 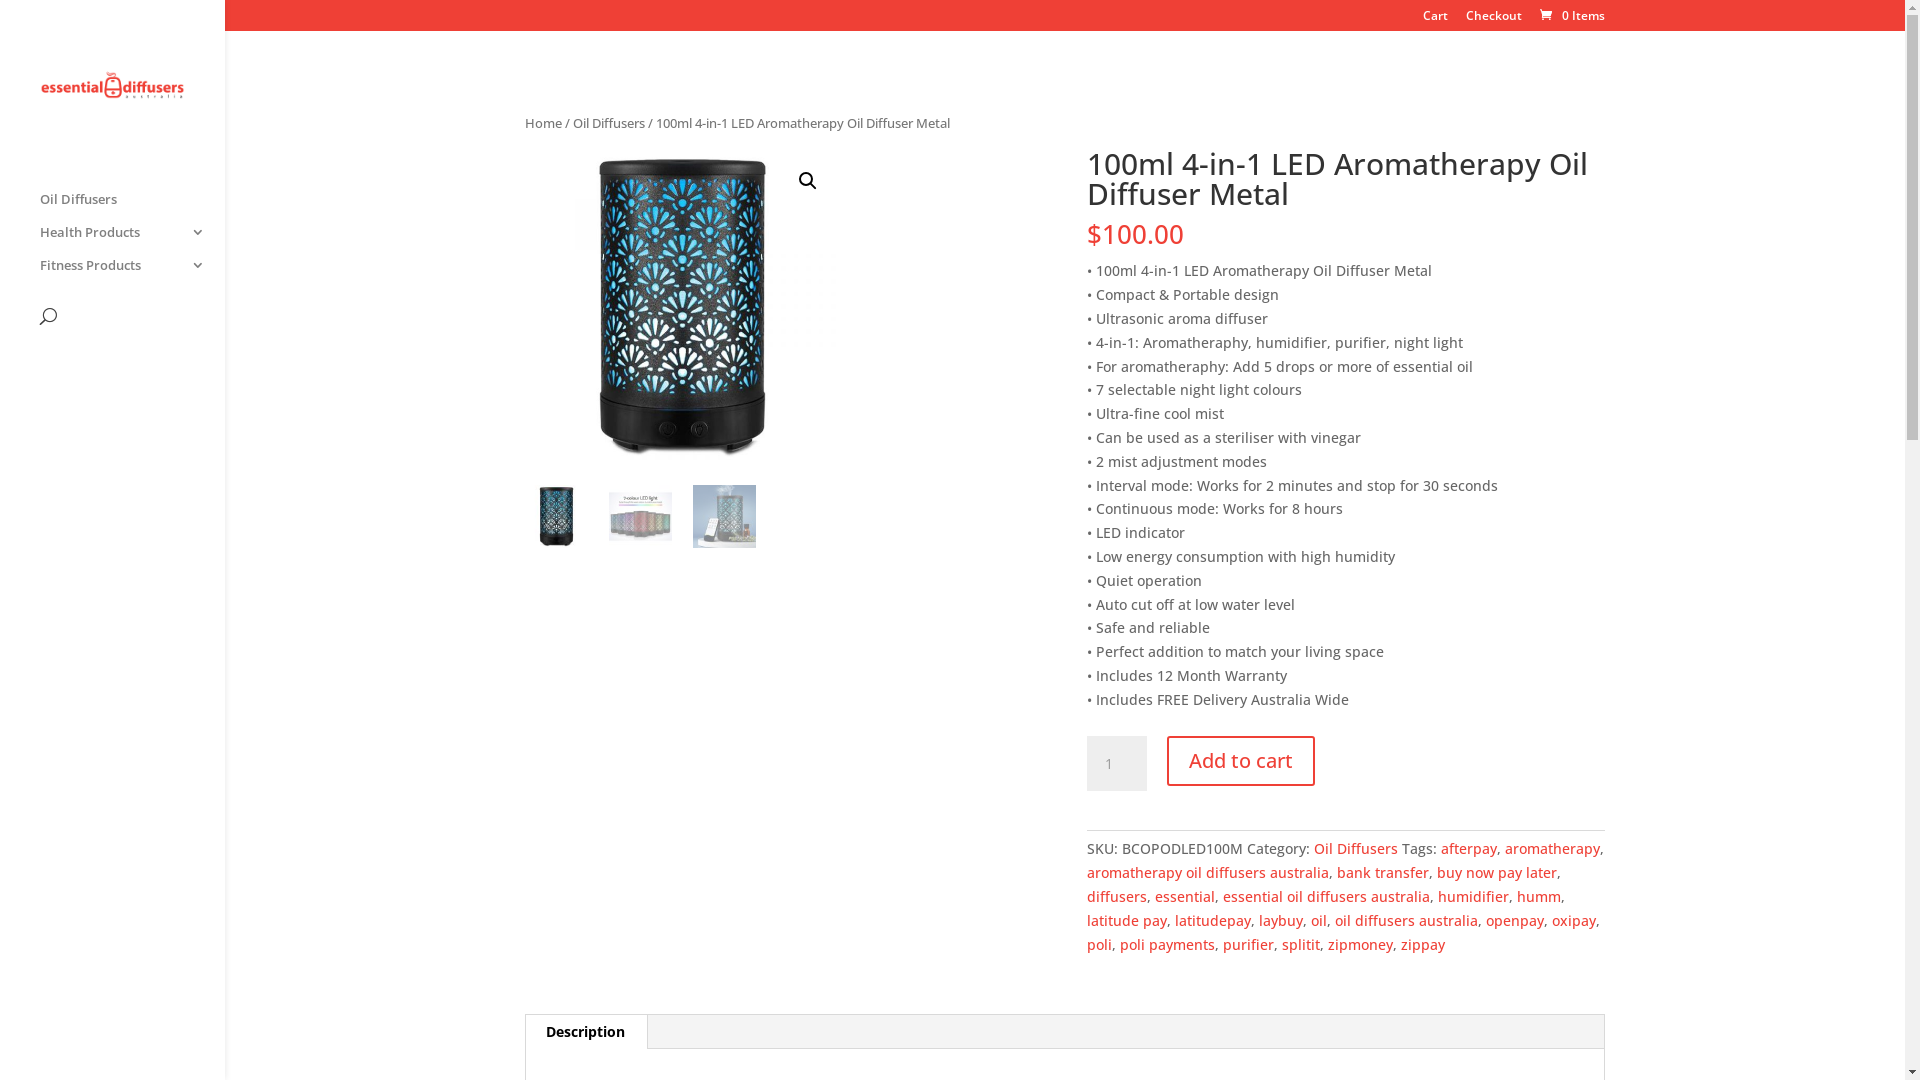 What do you see at coordinates (1493, 20) in the screenshot?
I see `'Checkout'` at bounding box center [1493, 20].